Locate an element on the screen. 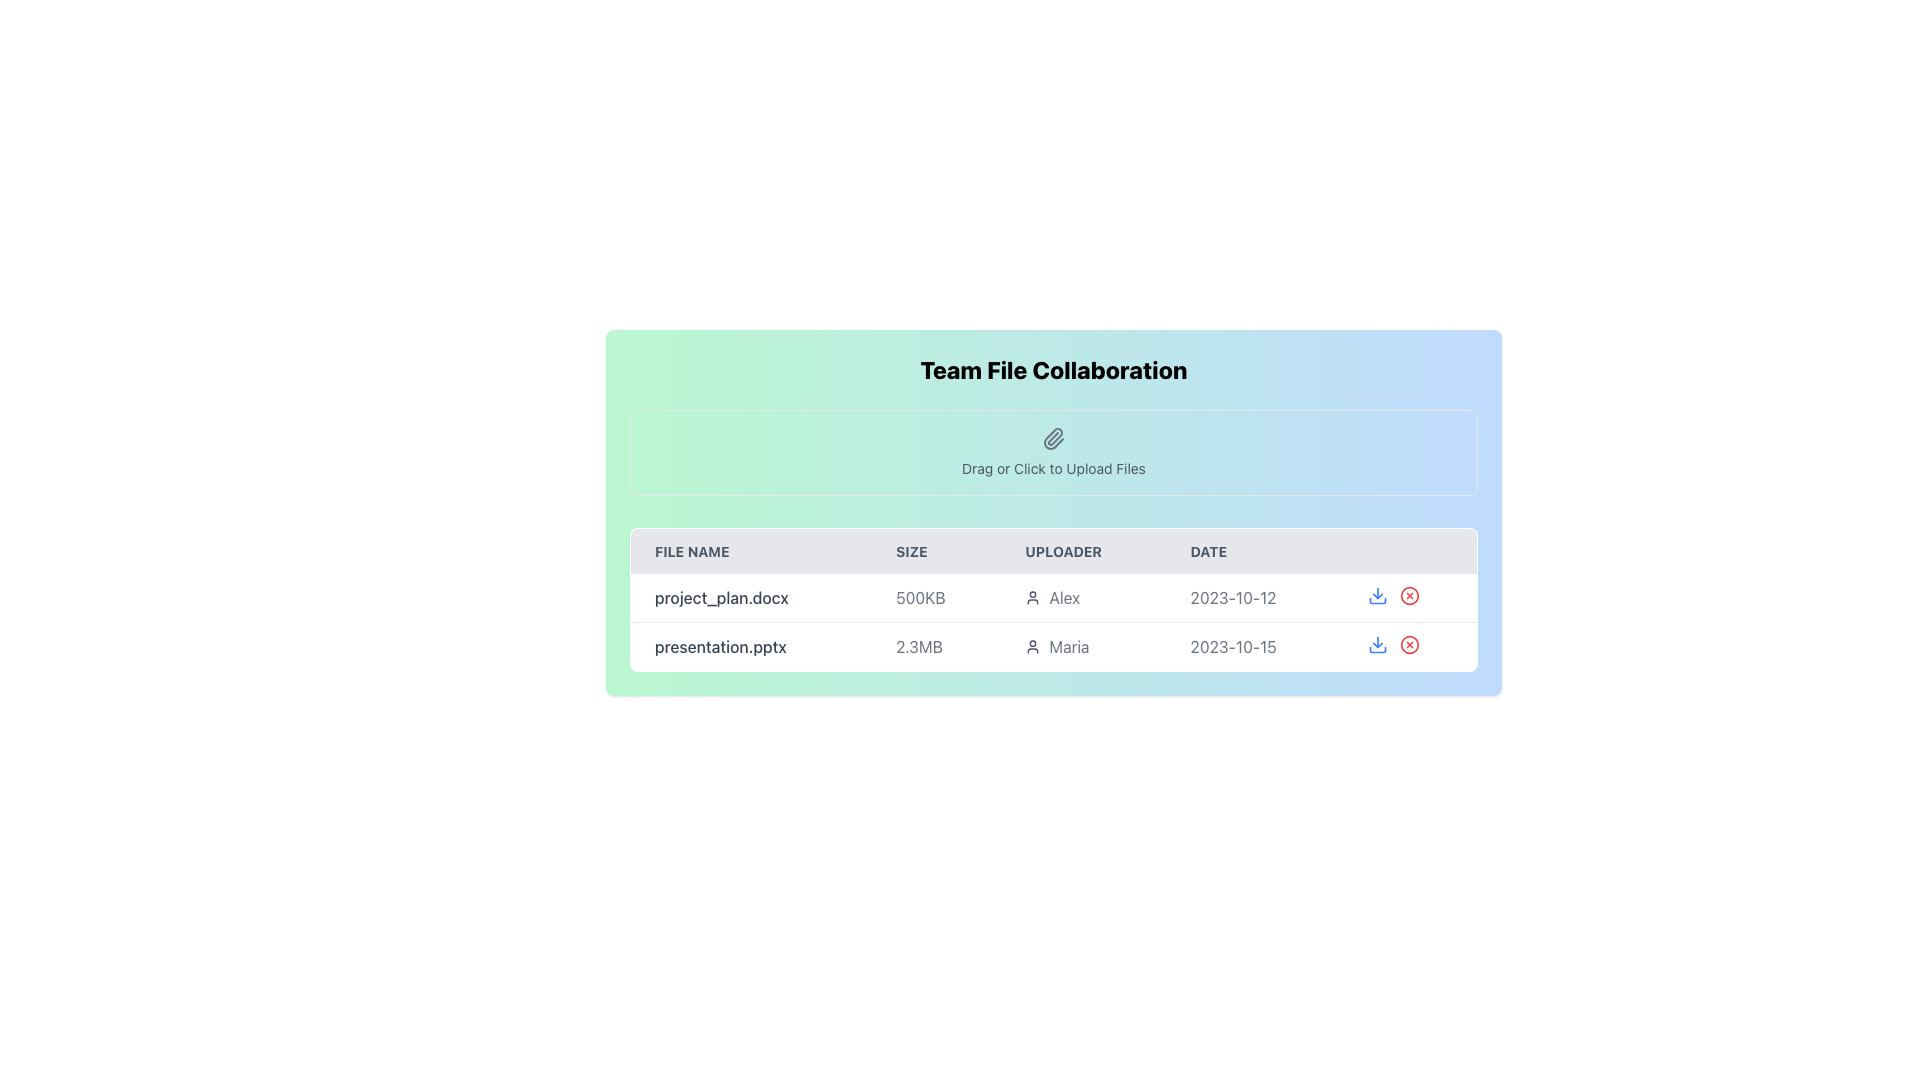 This screenshot has height=1080, width=1920. the text element displaying '2.3MB' in the 'SIZE' column of the file list interface, located in the second row next to 'presentation.pptx' is located at coordinates (935, 647).